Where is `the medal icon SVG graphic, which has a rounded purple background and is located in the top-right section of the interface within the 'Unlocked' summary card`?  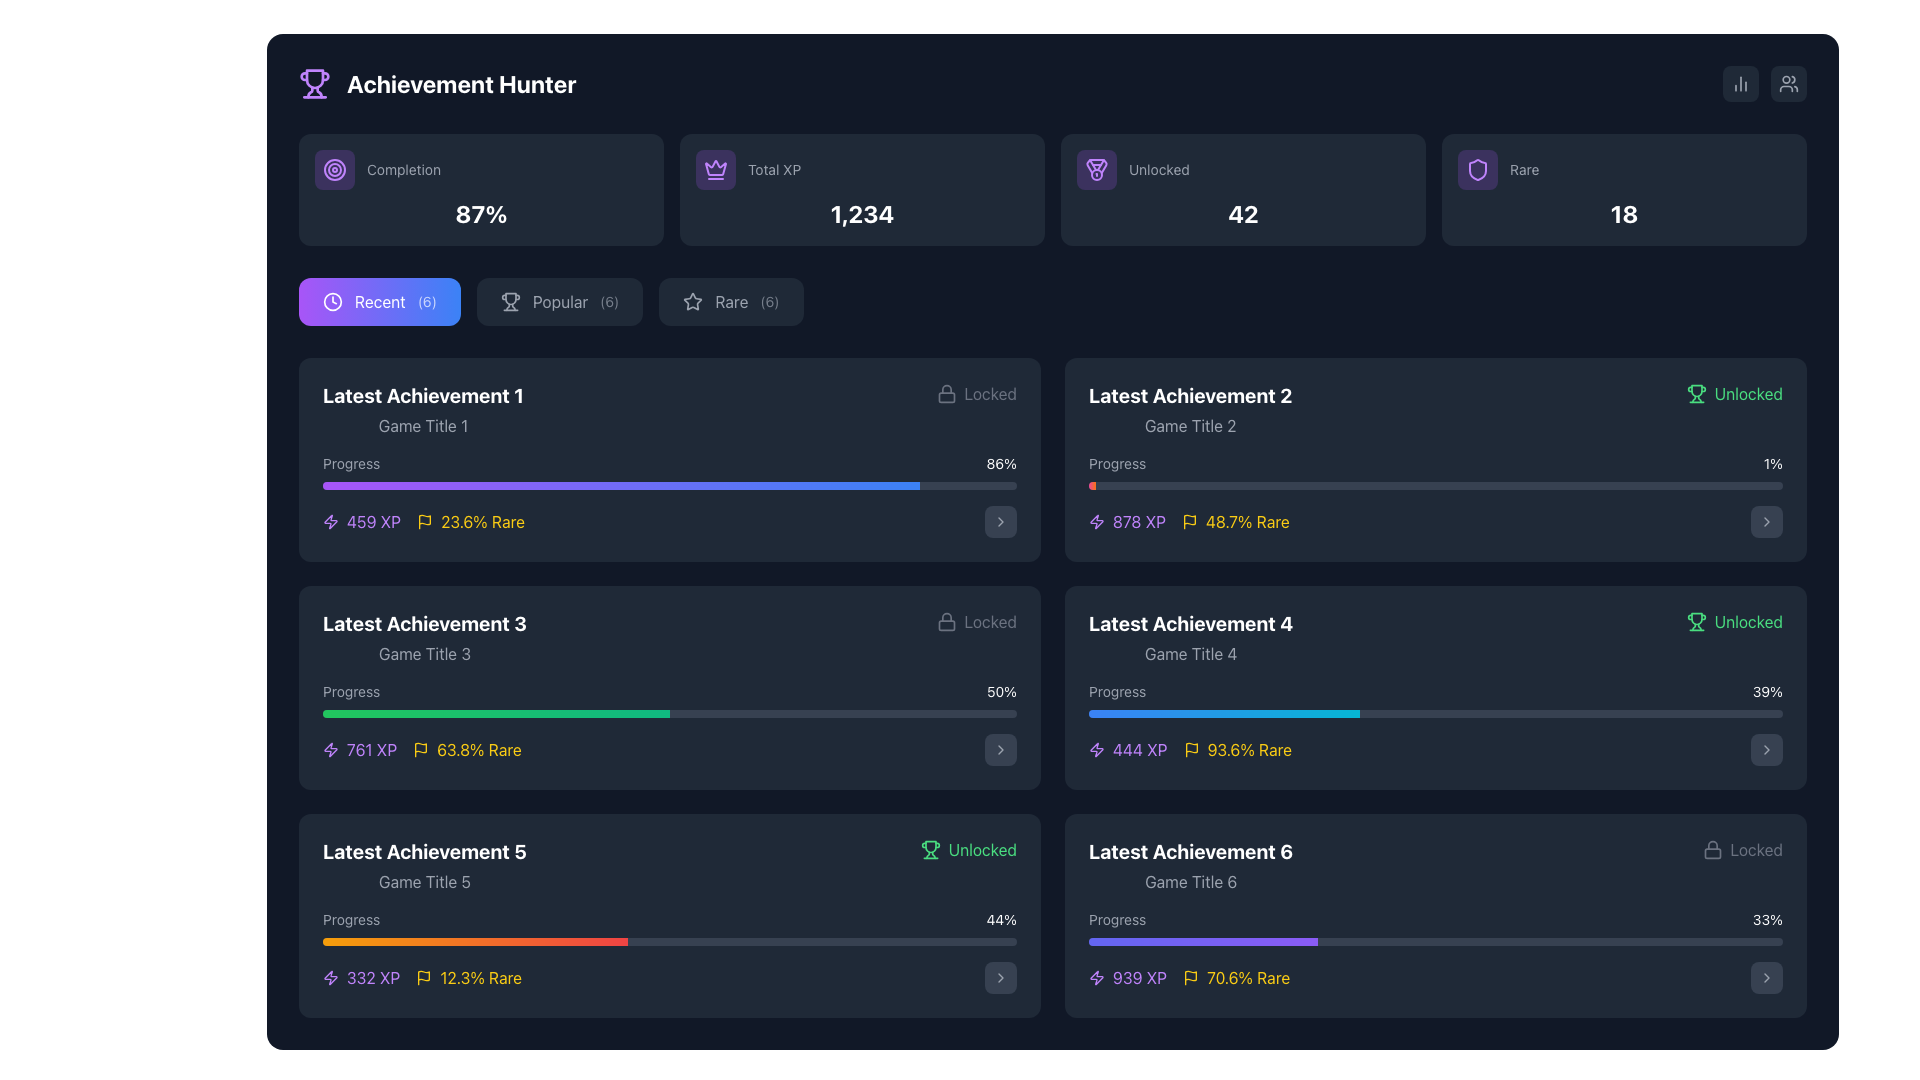 the medal icon SVG graphic, which has a rounded purple background and is located in the top-right section of the interface within the 'Unlocked' summary card is located at coordinates (1096, 168).